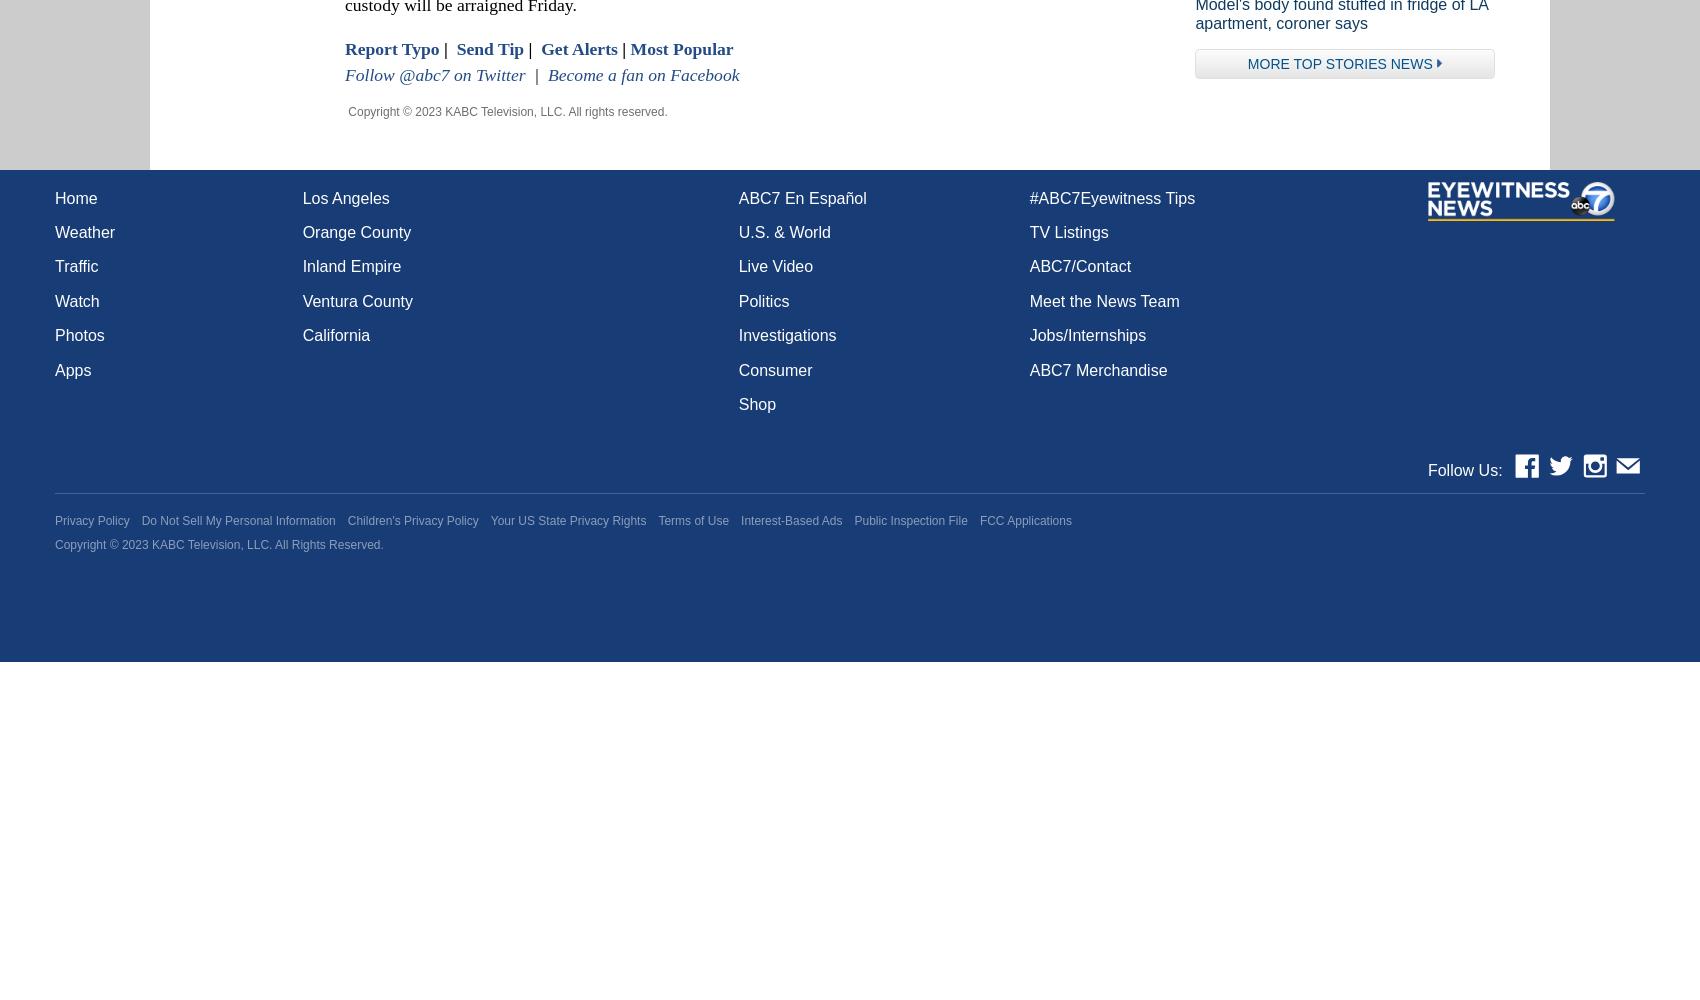 This screenshot has width=1700, height=1000. I want to click on 'TOP STORIES News', so click(1362, 62).